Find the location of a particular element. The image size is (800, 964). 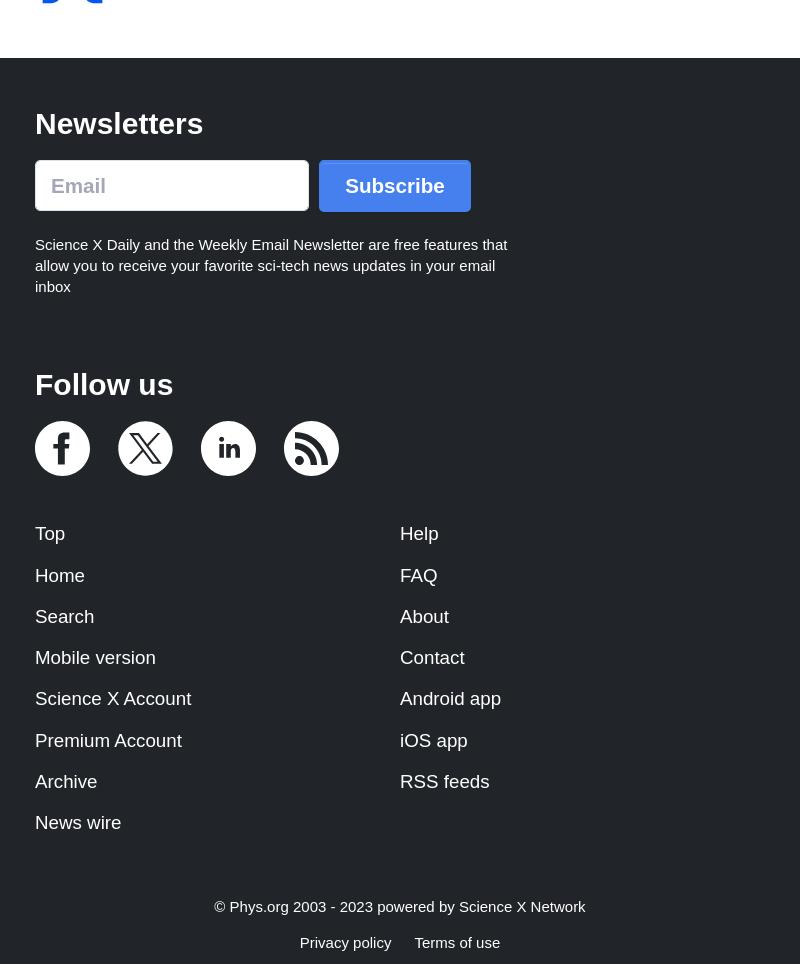

'Android app' is located at coordinates (449, 698).